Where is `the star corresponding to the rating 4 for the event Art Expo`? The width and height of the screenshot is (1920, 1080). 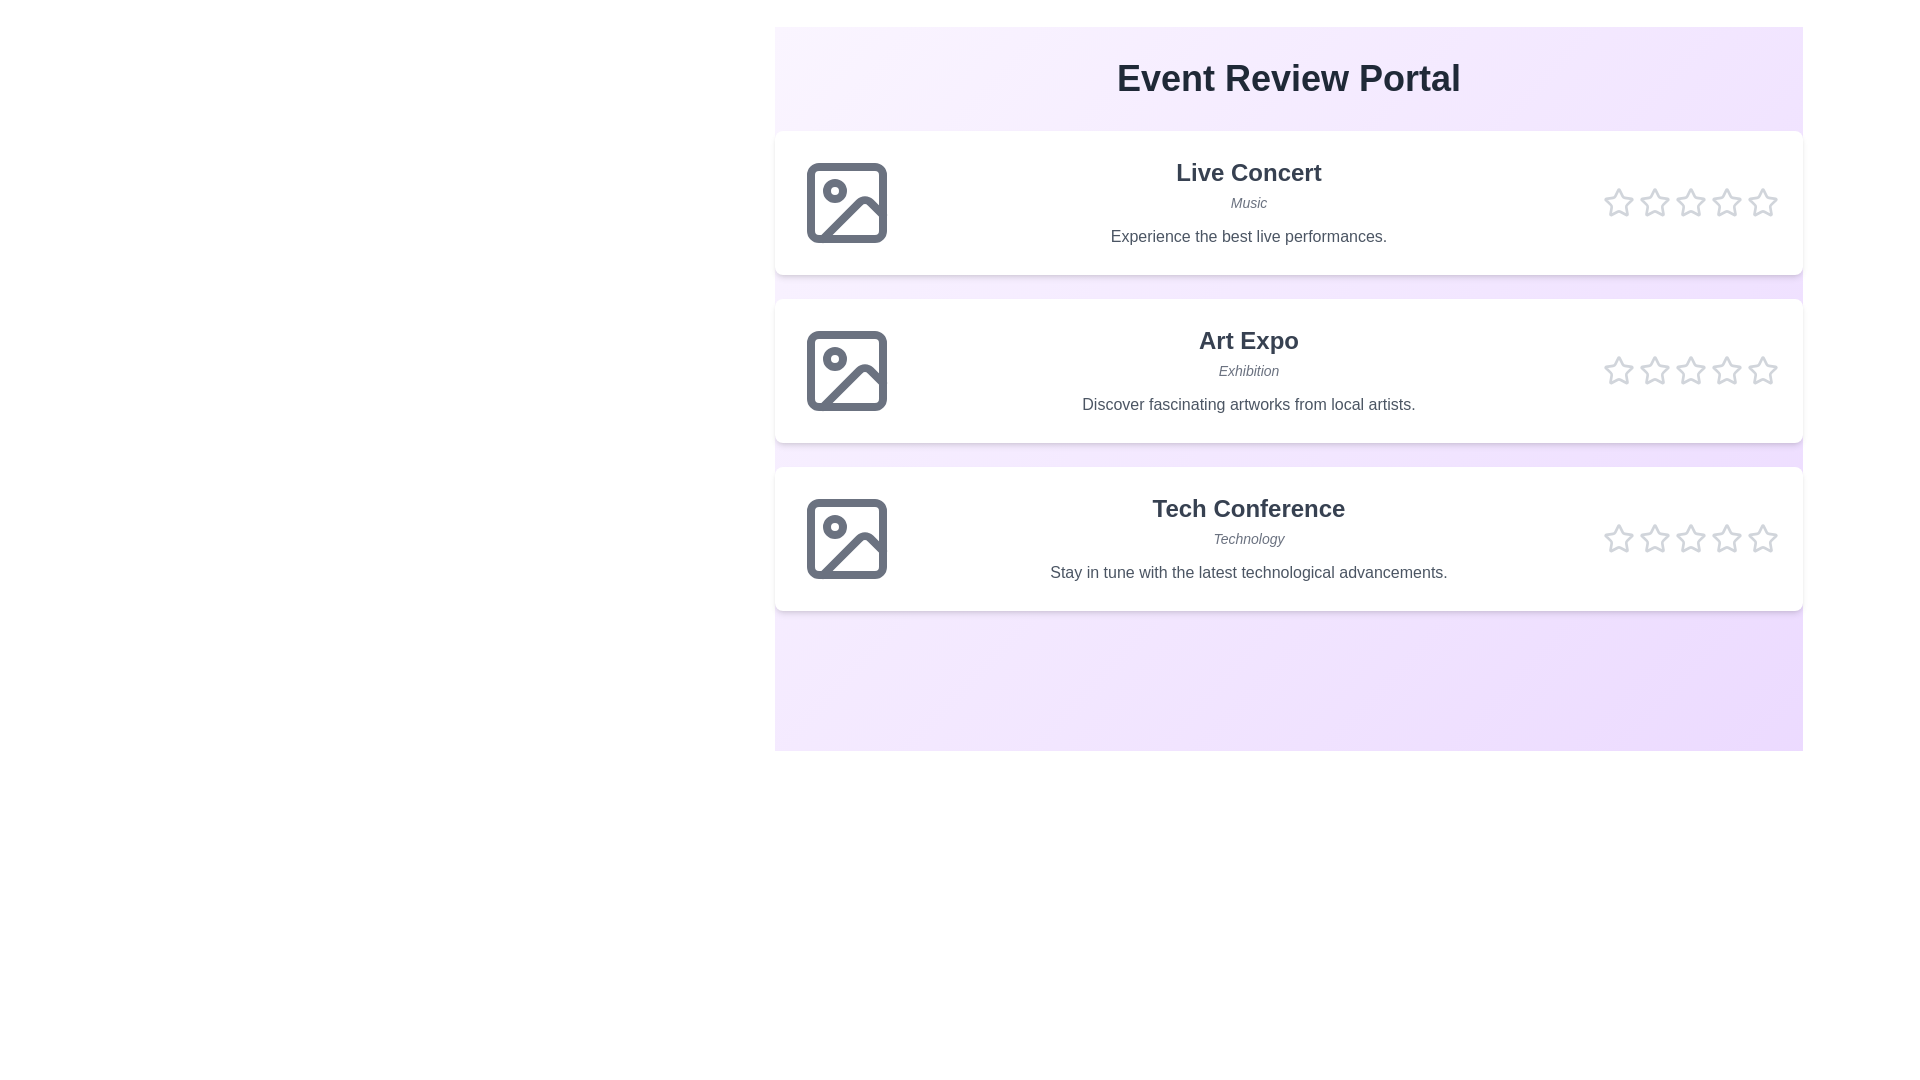 the star corresponding to the rating 4 for the event Art Expo is located at coordinates (1726, 370).